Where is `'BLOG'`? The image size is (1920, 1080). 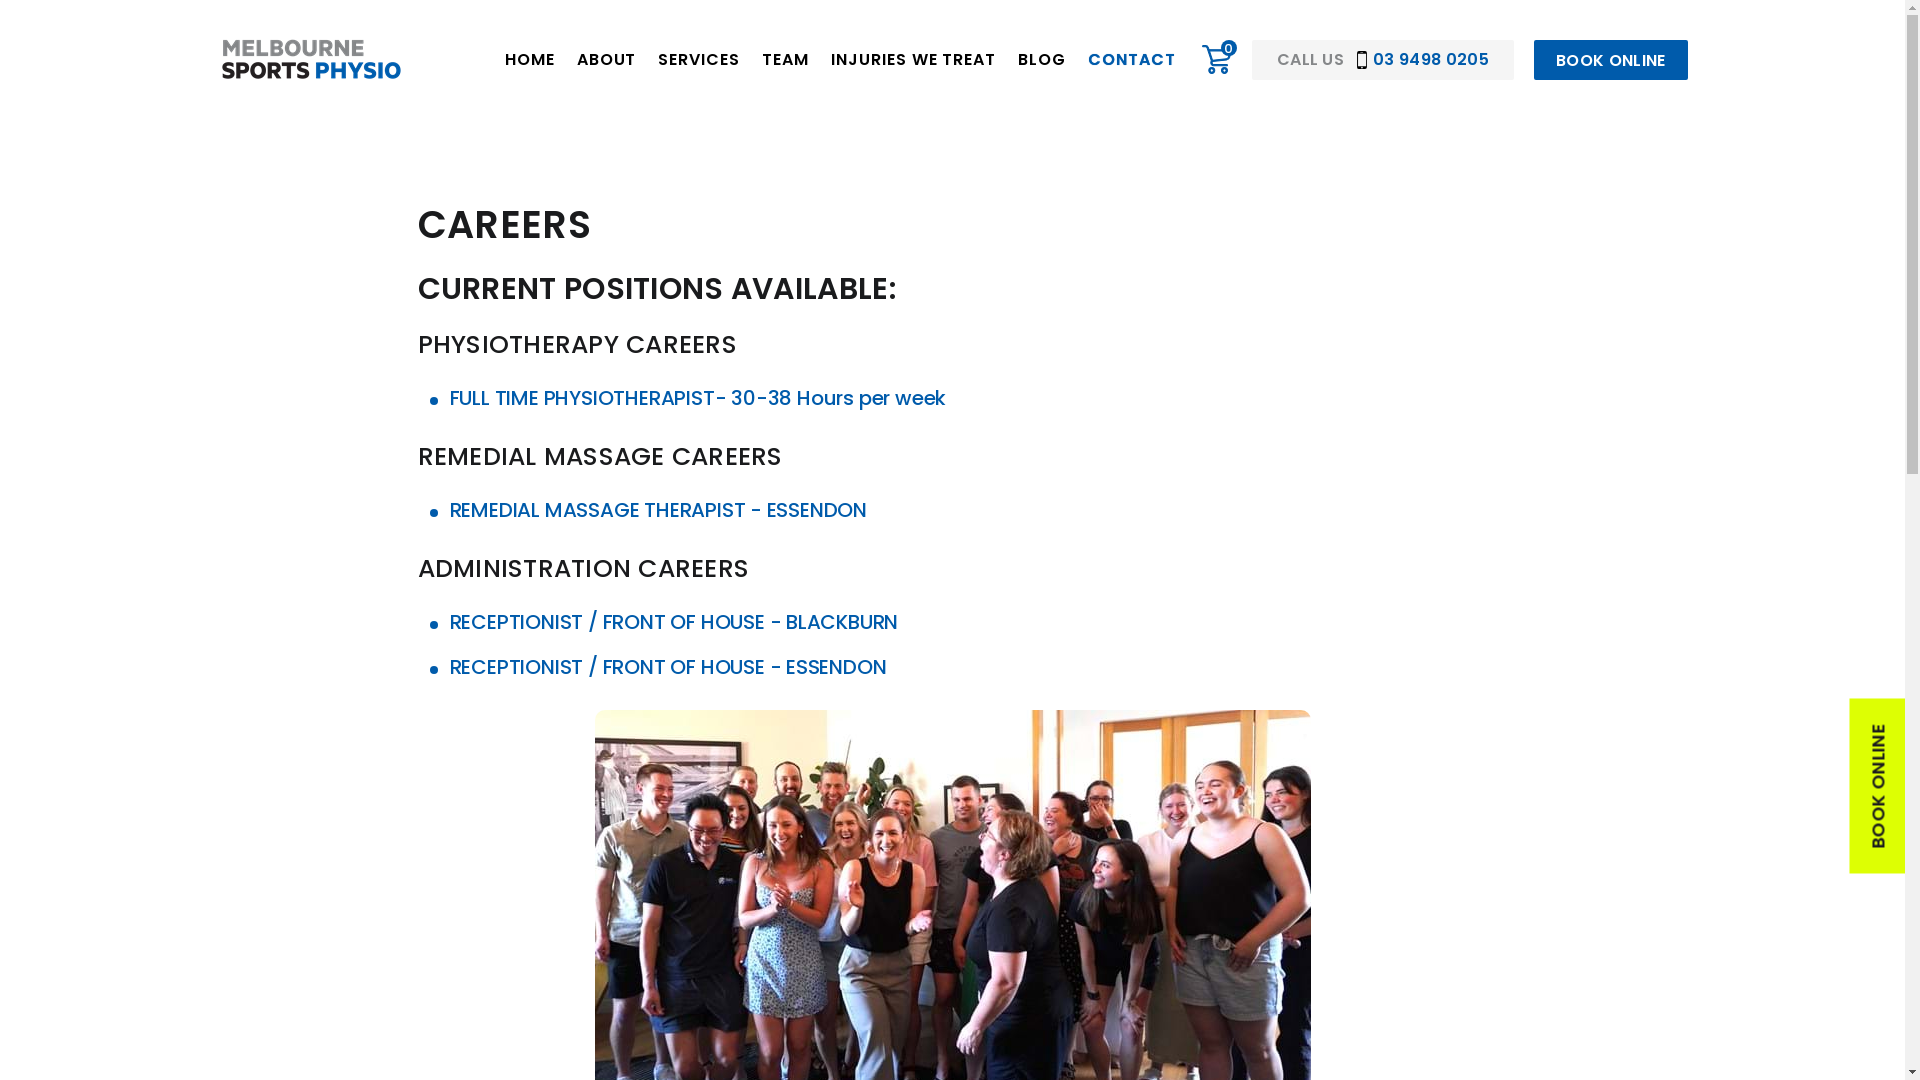 'BLOG' is located at coordinates (1040, 59).